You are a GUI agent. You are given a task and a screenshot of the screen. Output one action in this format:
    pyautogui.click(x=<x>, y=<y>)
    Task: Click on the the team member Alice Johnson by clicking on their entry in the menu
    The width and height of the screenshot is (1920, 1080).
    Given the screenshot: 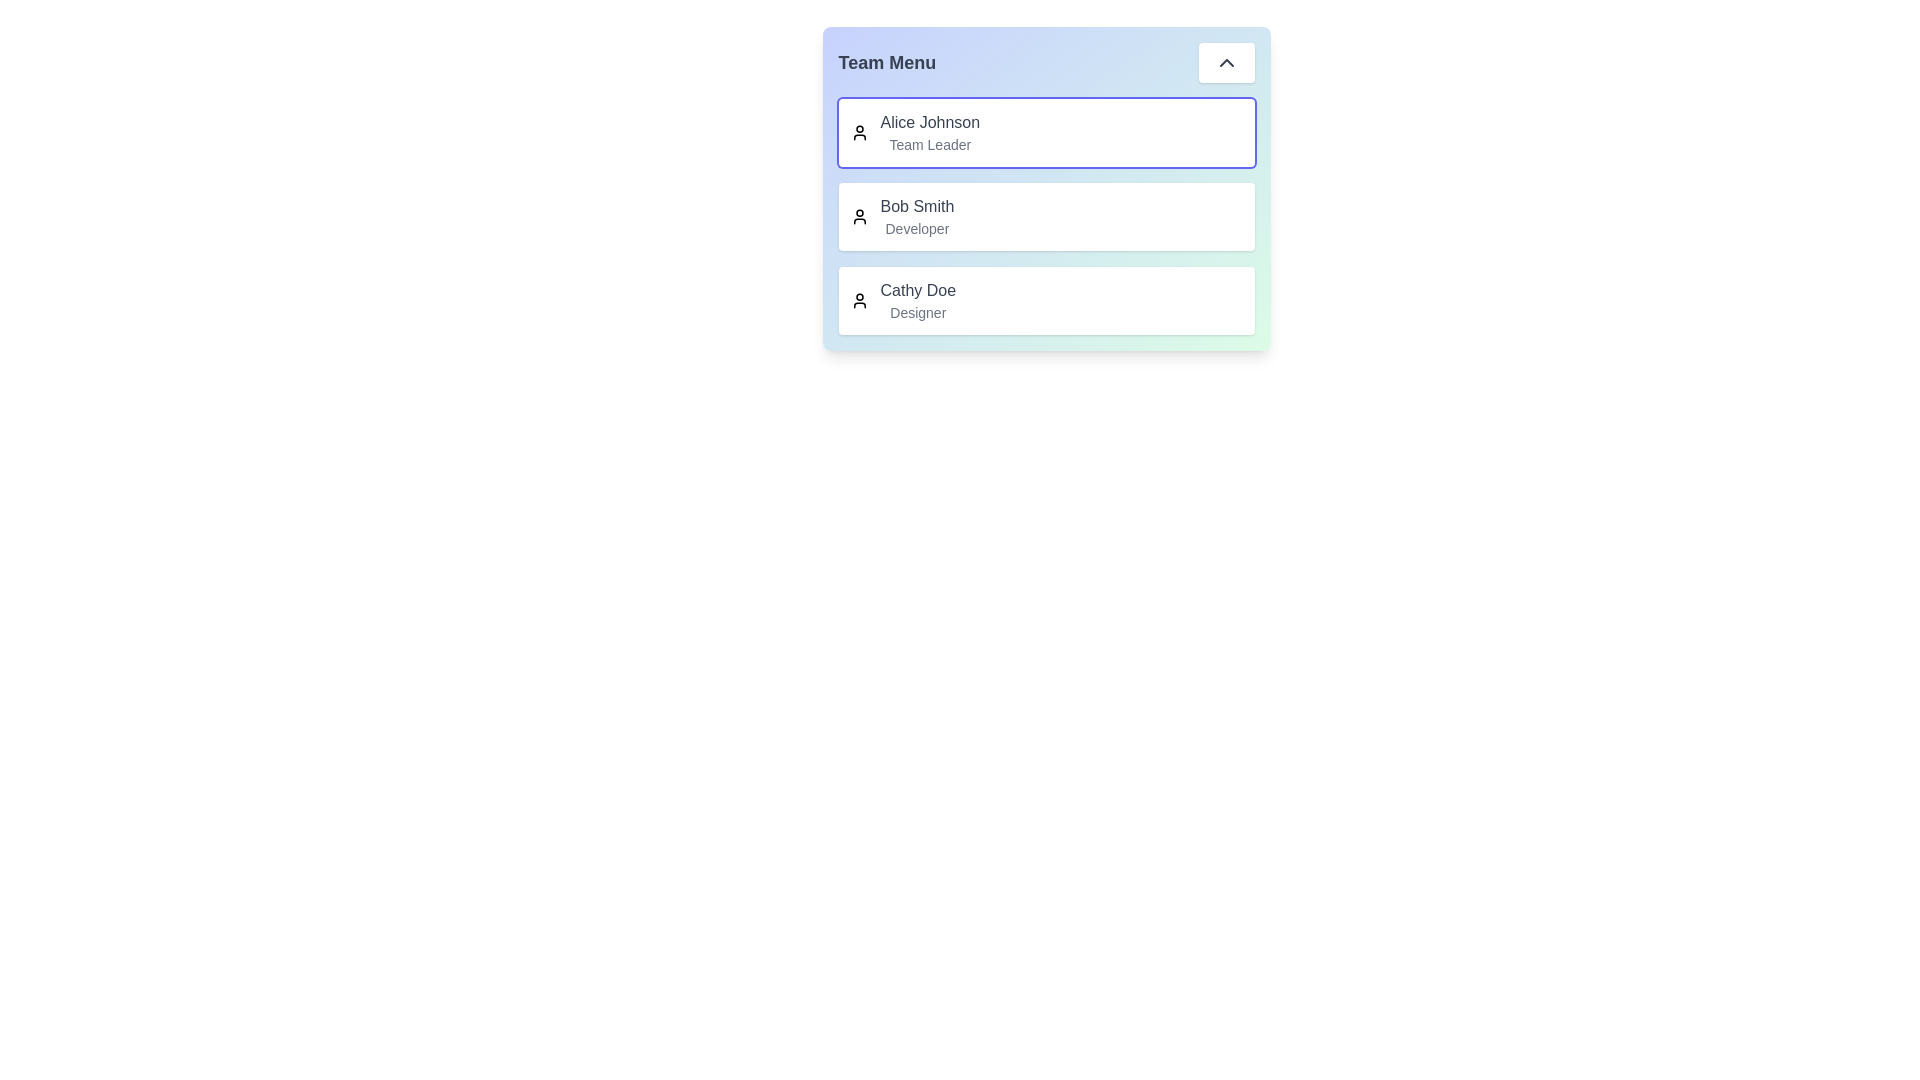 What is the action you would take?
    pyautogui.click(x=1045, y=132)
    